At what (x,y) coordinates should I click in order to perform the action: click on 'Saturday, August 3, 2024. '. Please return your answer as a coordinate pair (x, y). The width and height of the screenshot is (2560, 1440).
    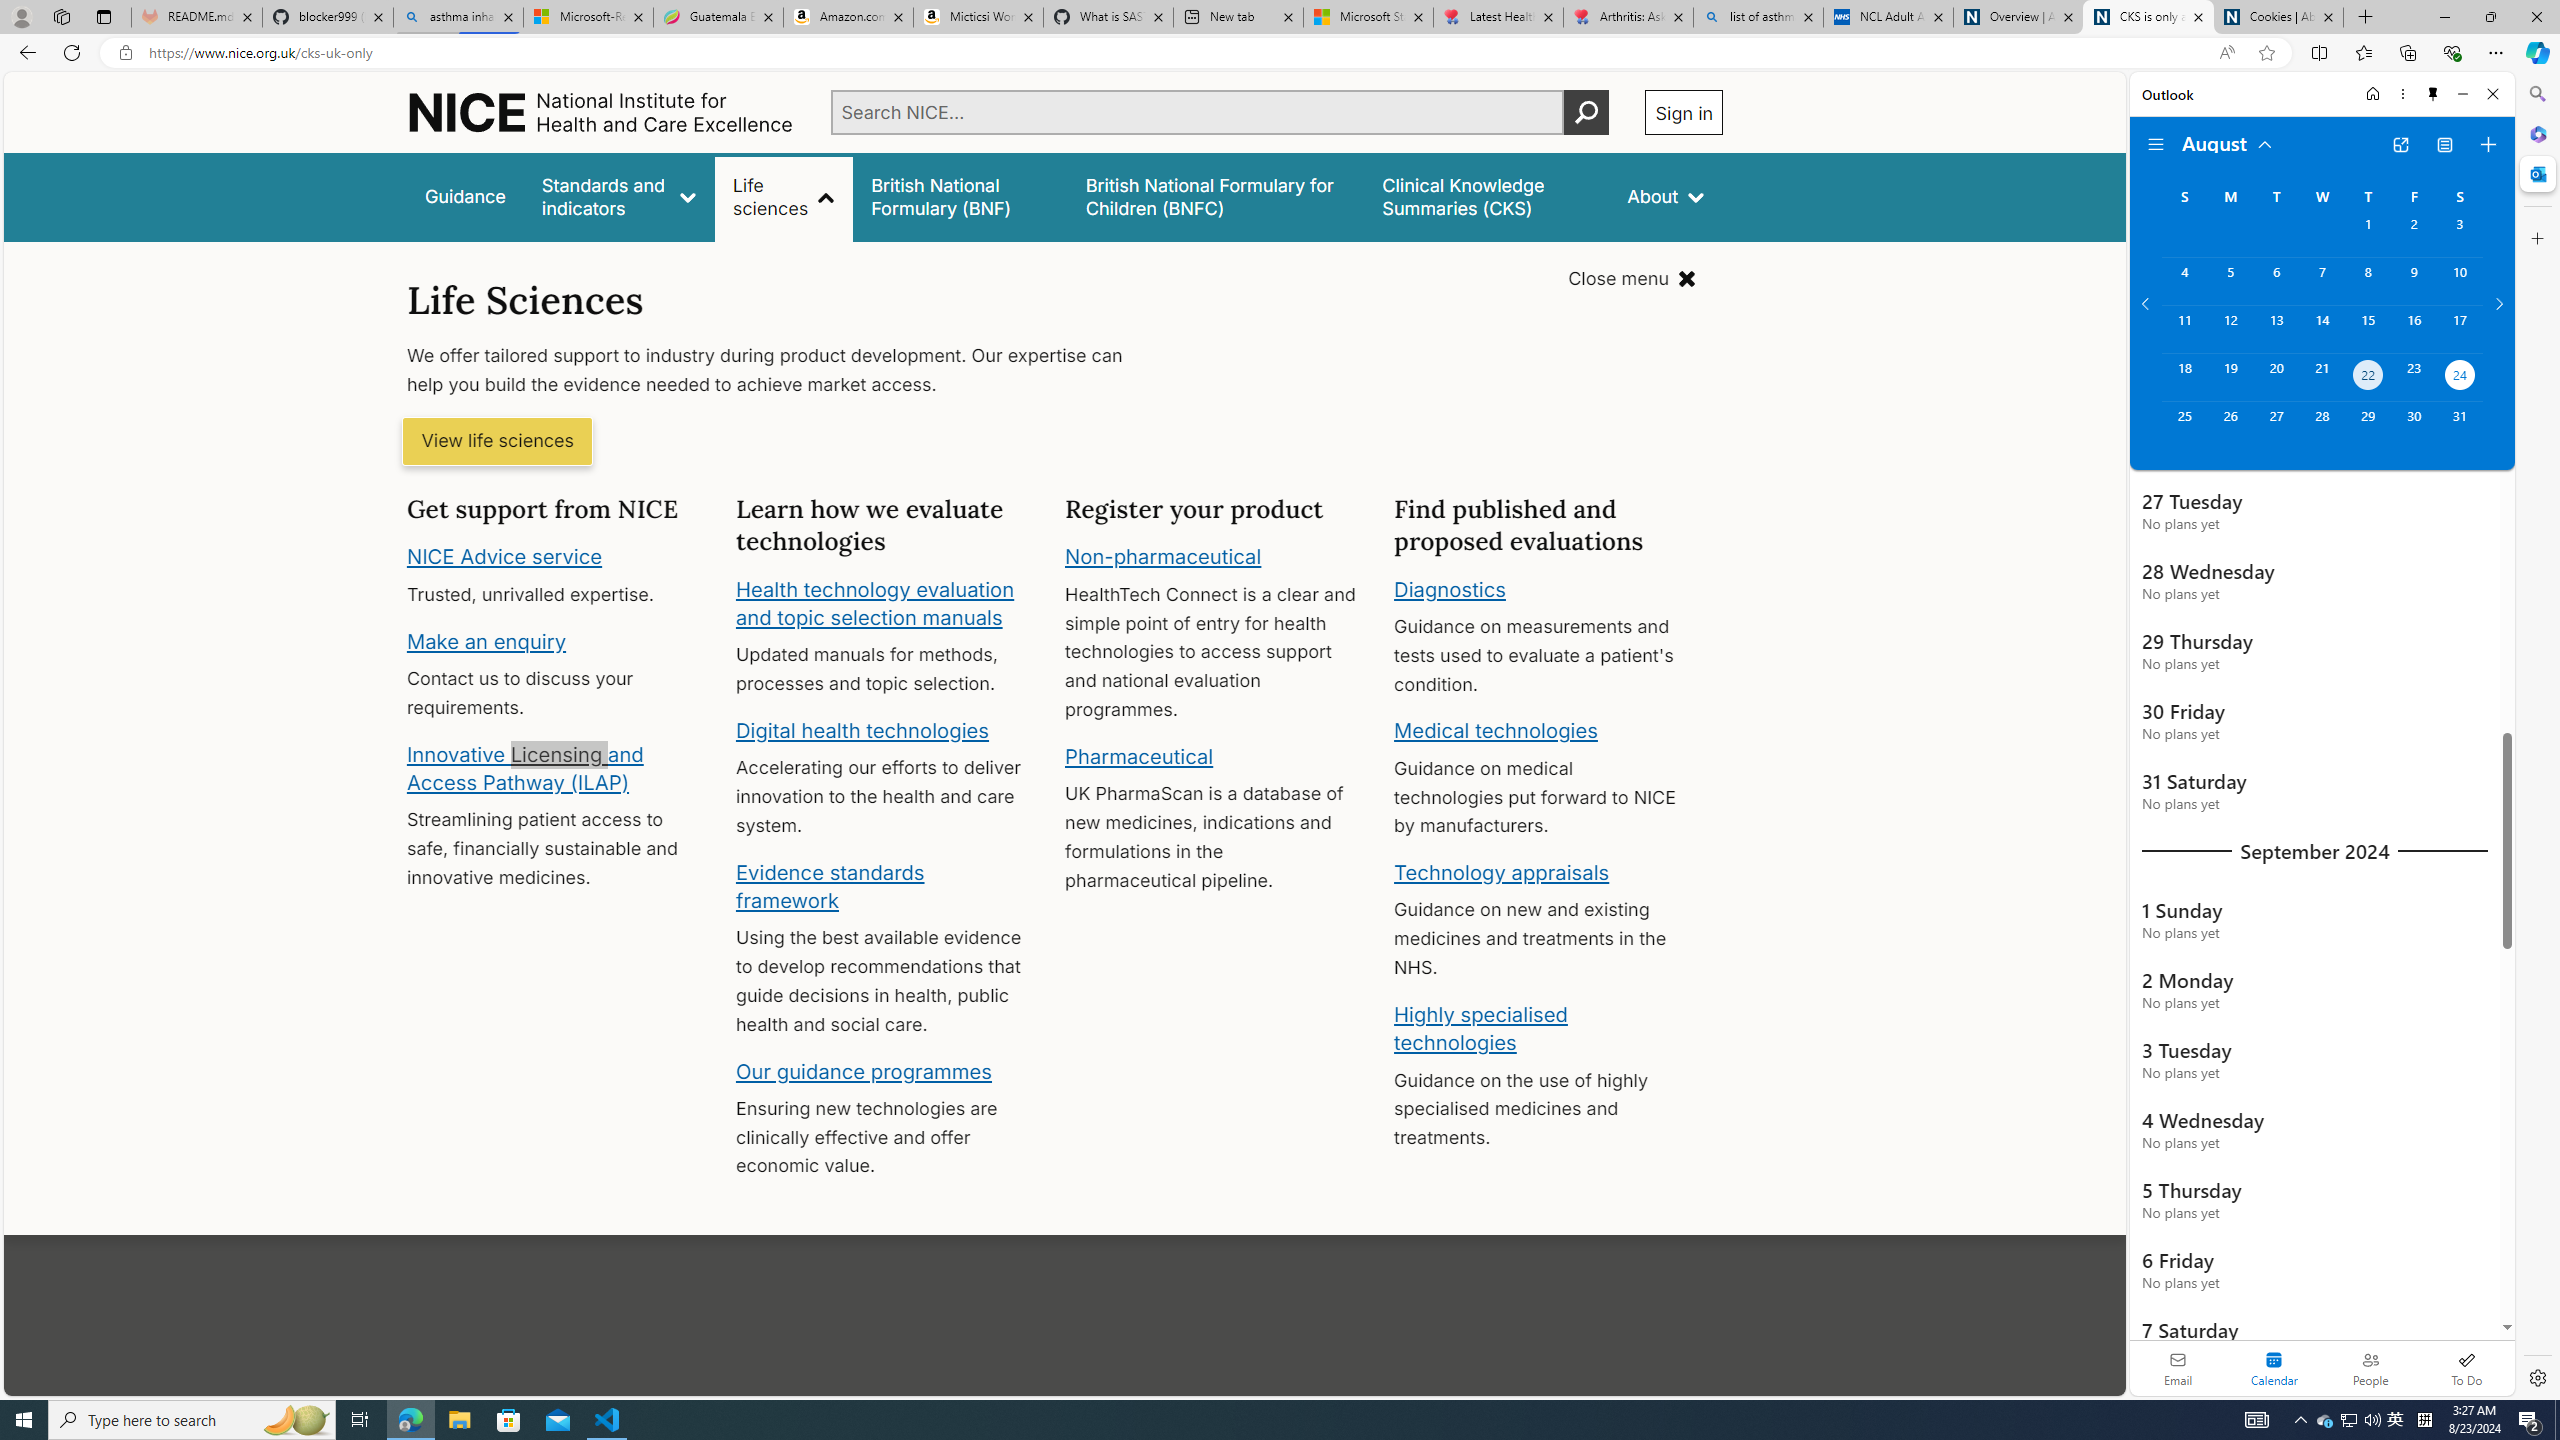
    Looking at the image, I should click on (2459, 233).